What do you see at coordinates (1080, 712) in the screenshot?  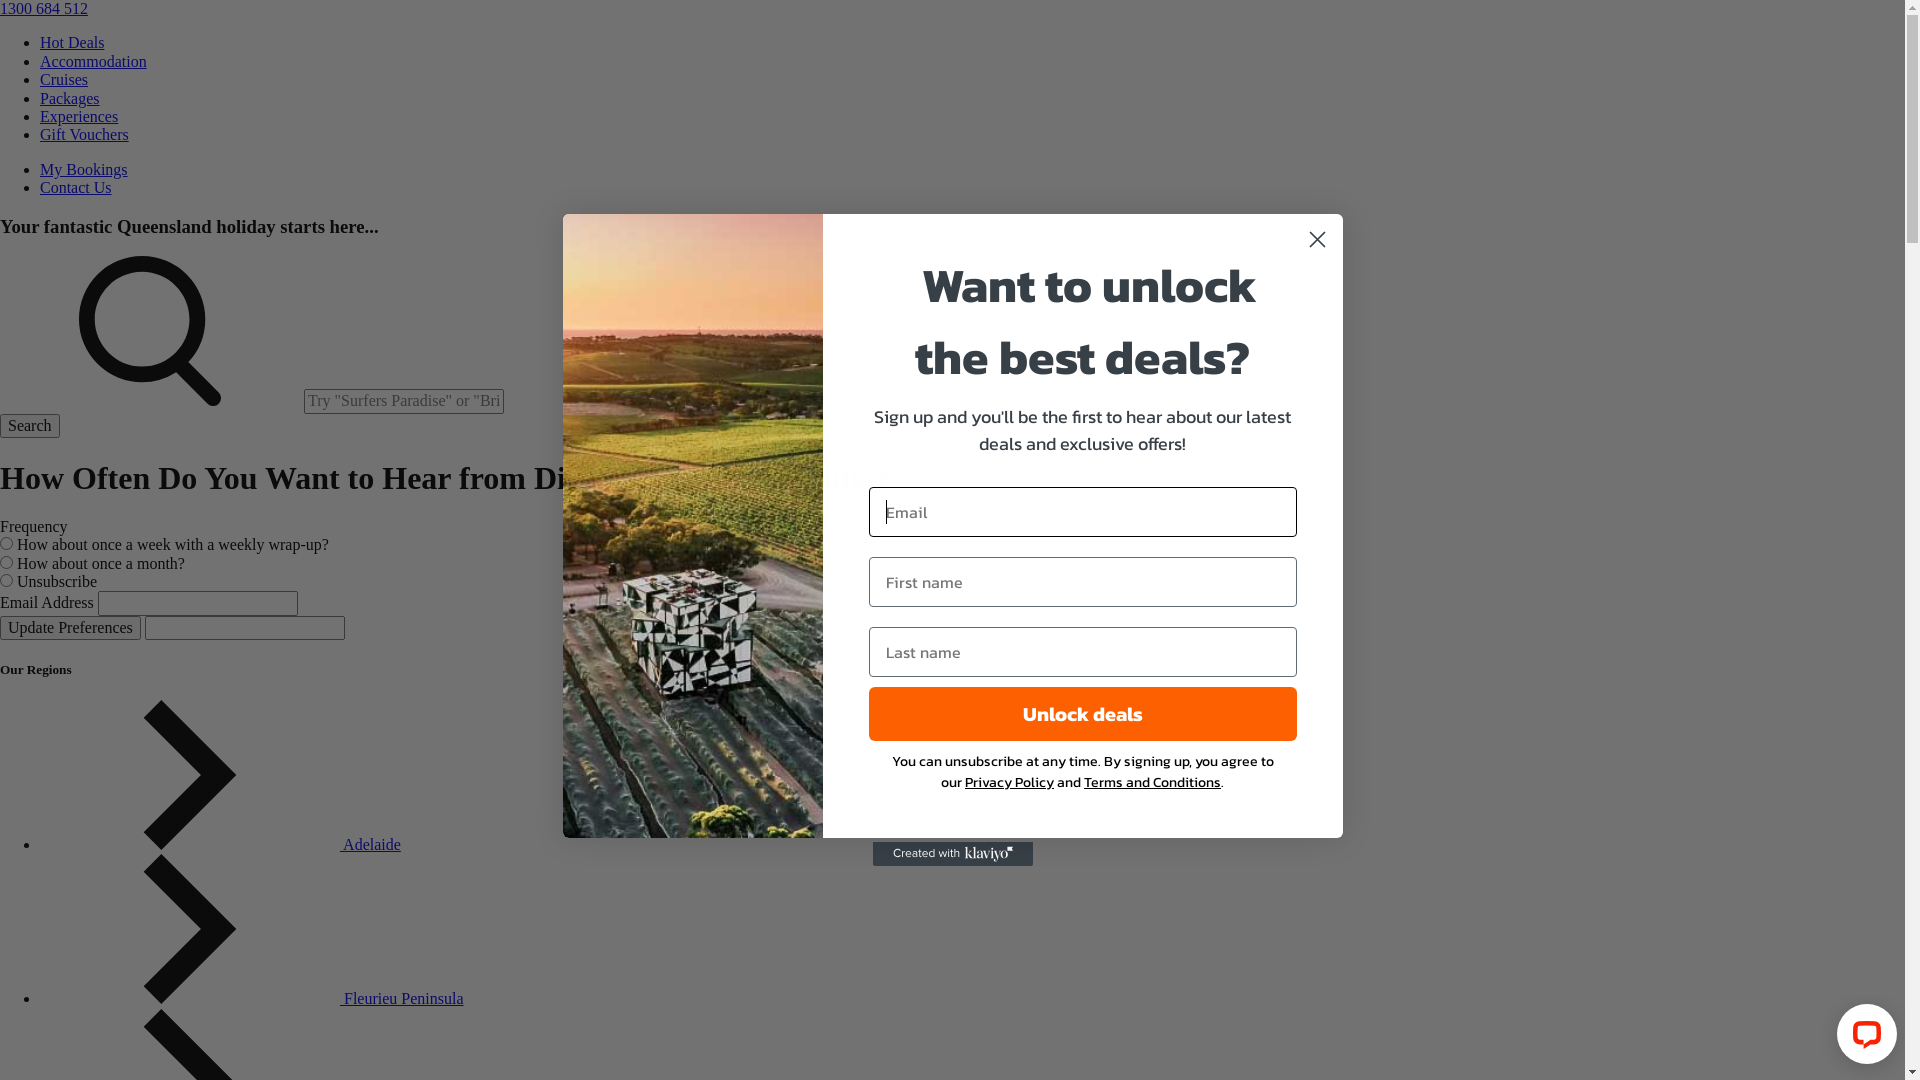 I see `'Unlock deals'` at bounding box center [1080, 712].